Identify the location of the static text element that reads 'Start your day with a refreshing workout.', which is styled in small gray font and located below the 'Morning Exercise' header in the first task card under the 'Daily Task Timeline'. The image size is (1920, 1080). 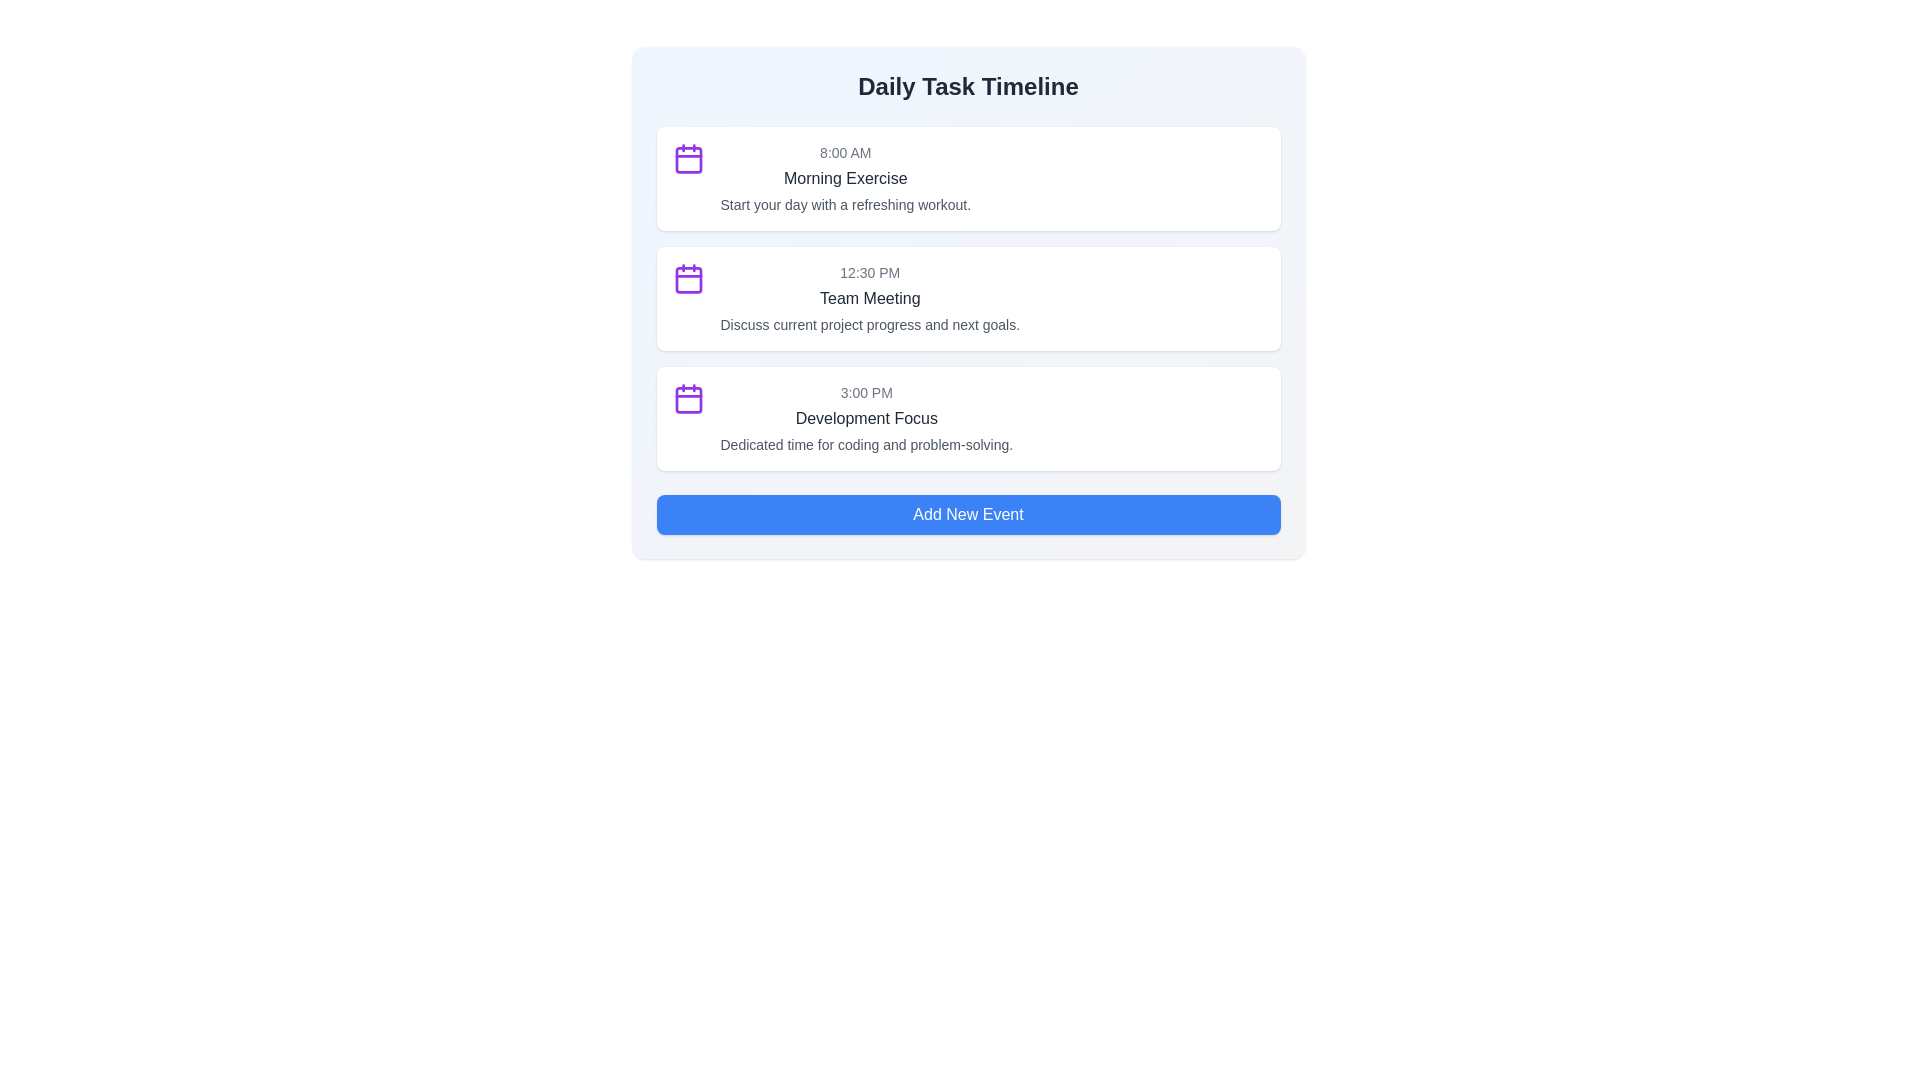
(845, 204).